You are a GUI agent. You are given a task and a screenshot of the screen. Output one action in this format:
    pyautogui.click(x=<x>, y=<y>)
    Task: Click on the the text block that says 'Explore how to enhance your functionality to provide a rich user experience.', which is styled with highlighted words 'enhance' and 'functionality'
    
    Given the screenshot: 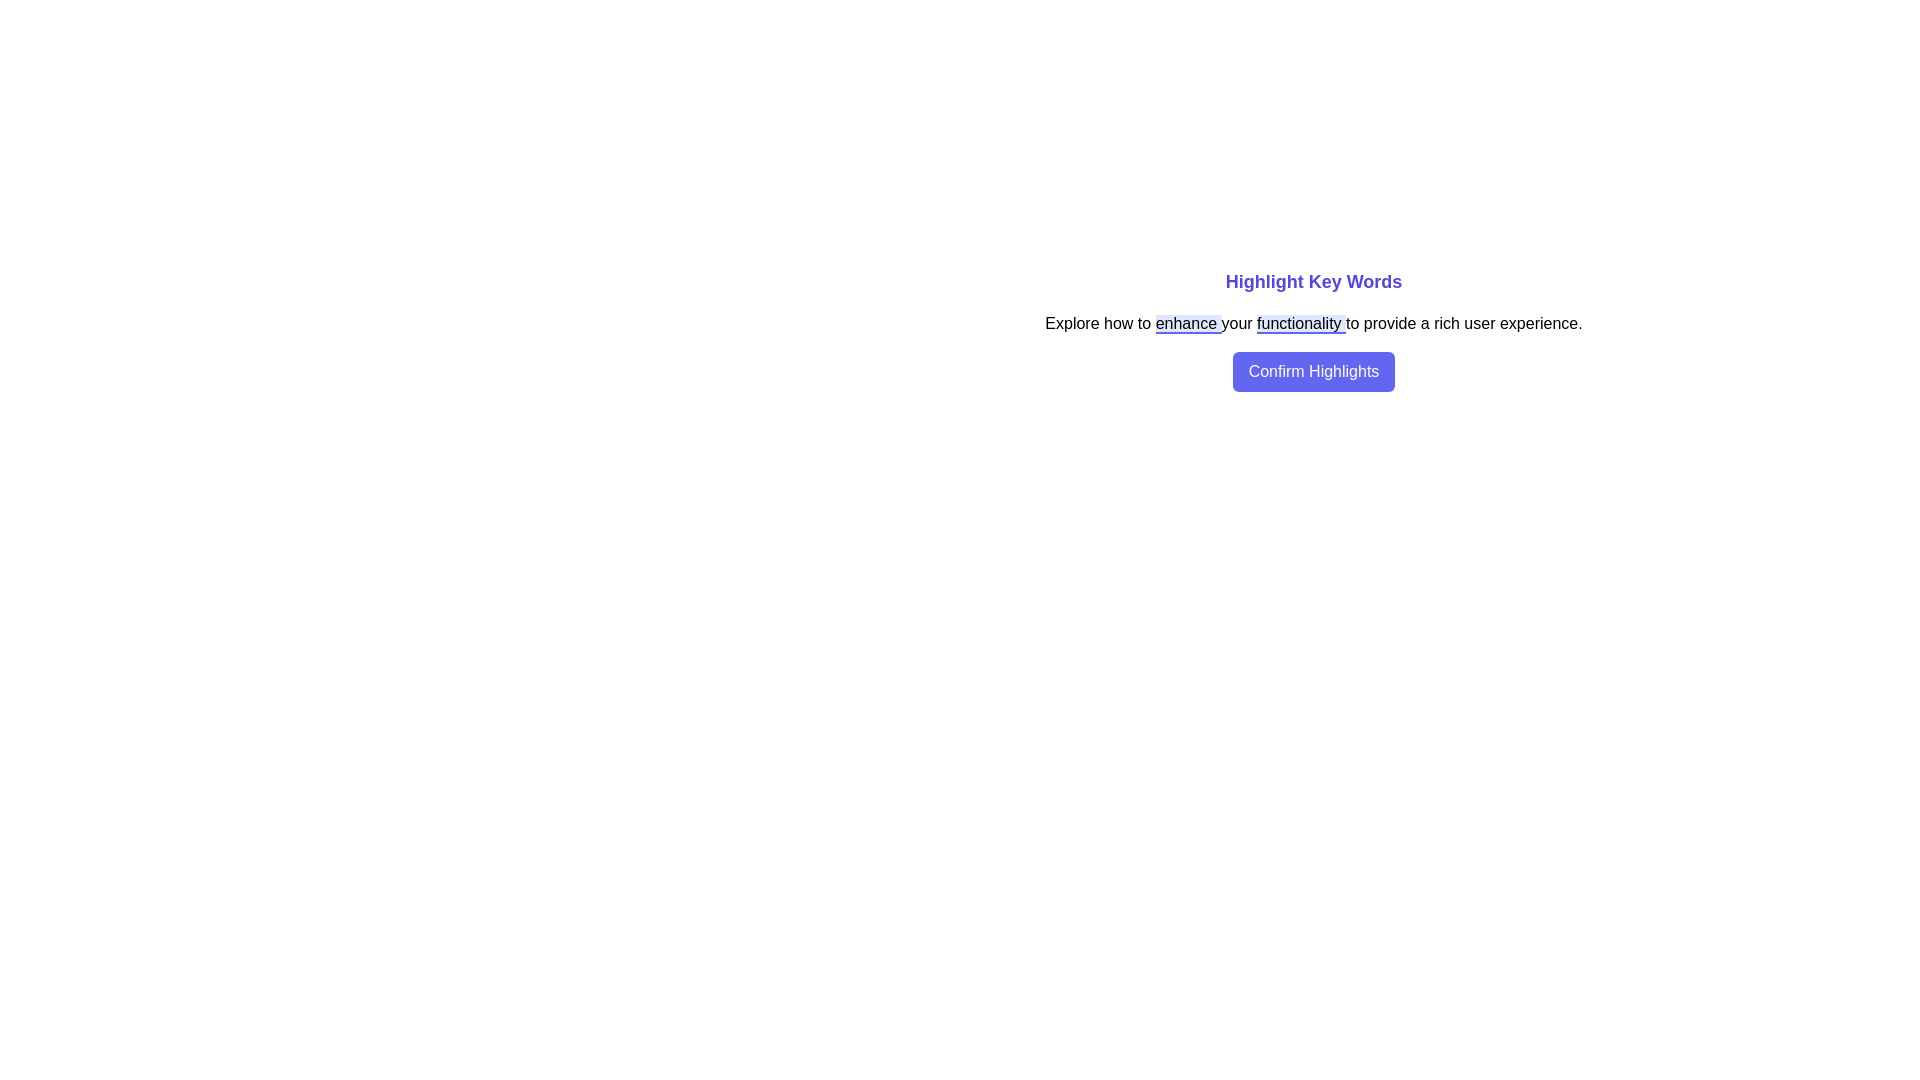 What is the action you would take?
    pyautogui.click(x=1314, y=323)
    